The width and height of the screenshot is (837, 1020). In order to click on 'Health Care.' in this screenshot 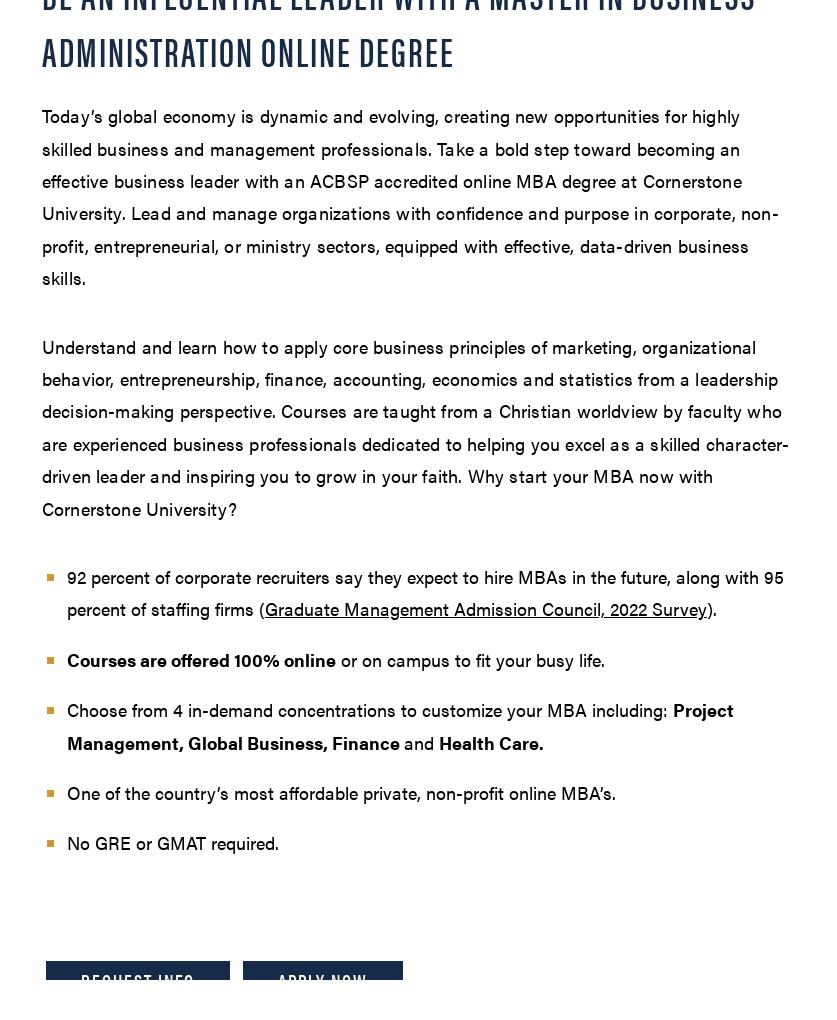, I will do `click(489, 741)`.